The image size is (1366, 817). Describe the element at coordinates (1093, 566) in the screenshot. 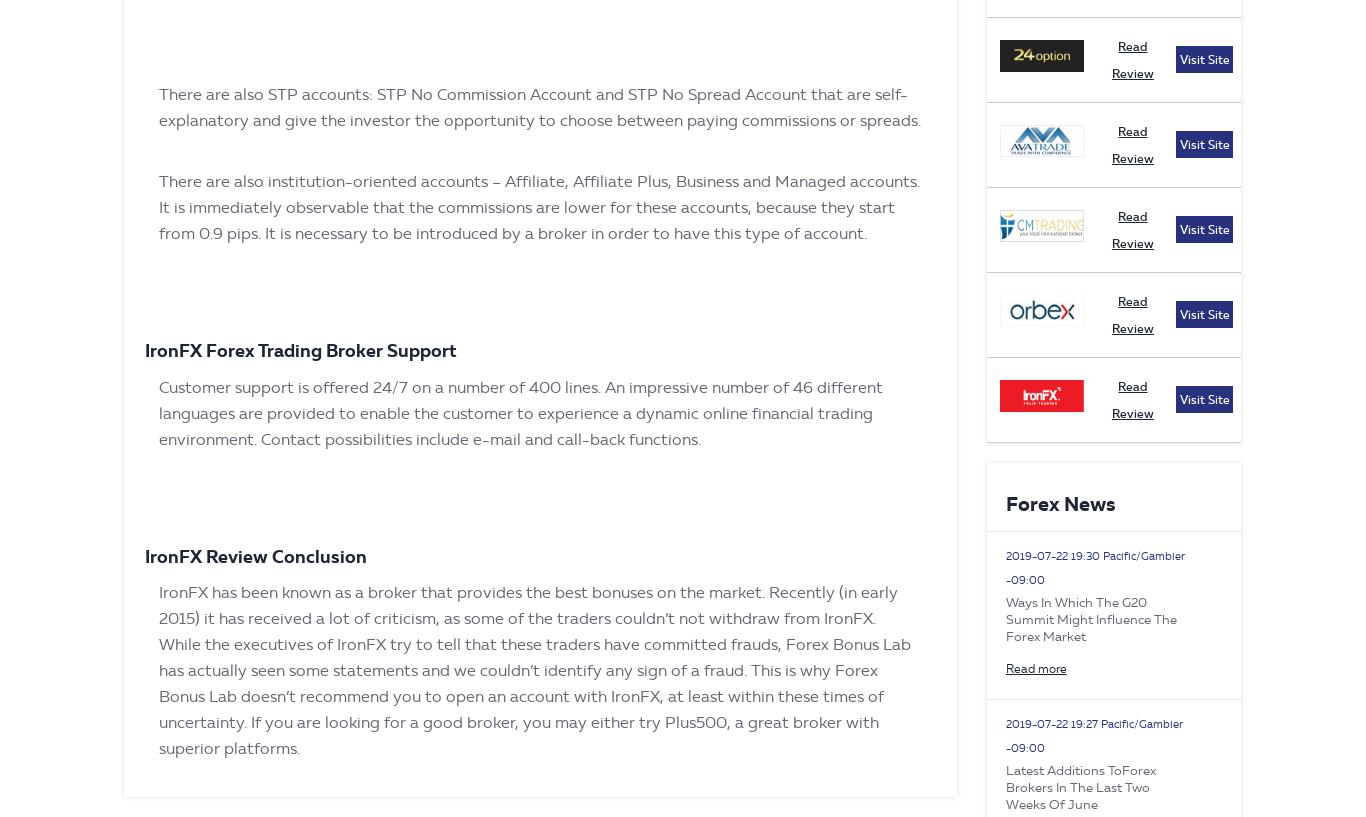

I see `'2019-07-22 19:30 Pacific/Gambier -09:00'` at that location.